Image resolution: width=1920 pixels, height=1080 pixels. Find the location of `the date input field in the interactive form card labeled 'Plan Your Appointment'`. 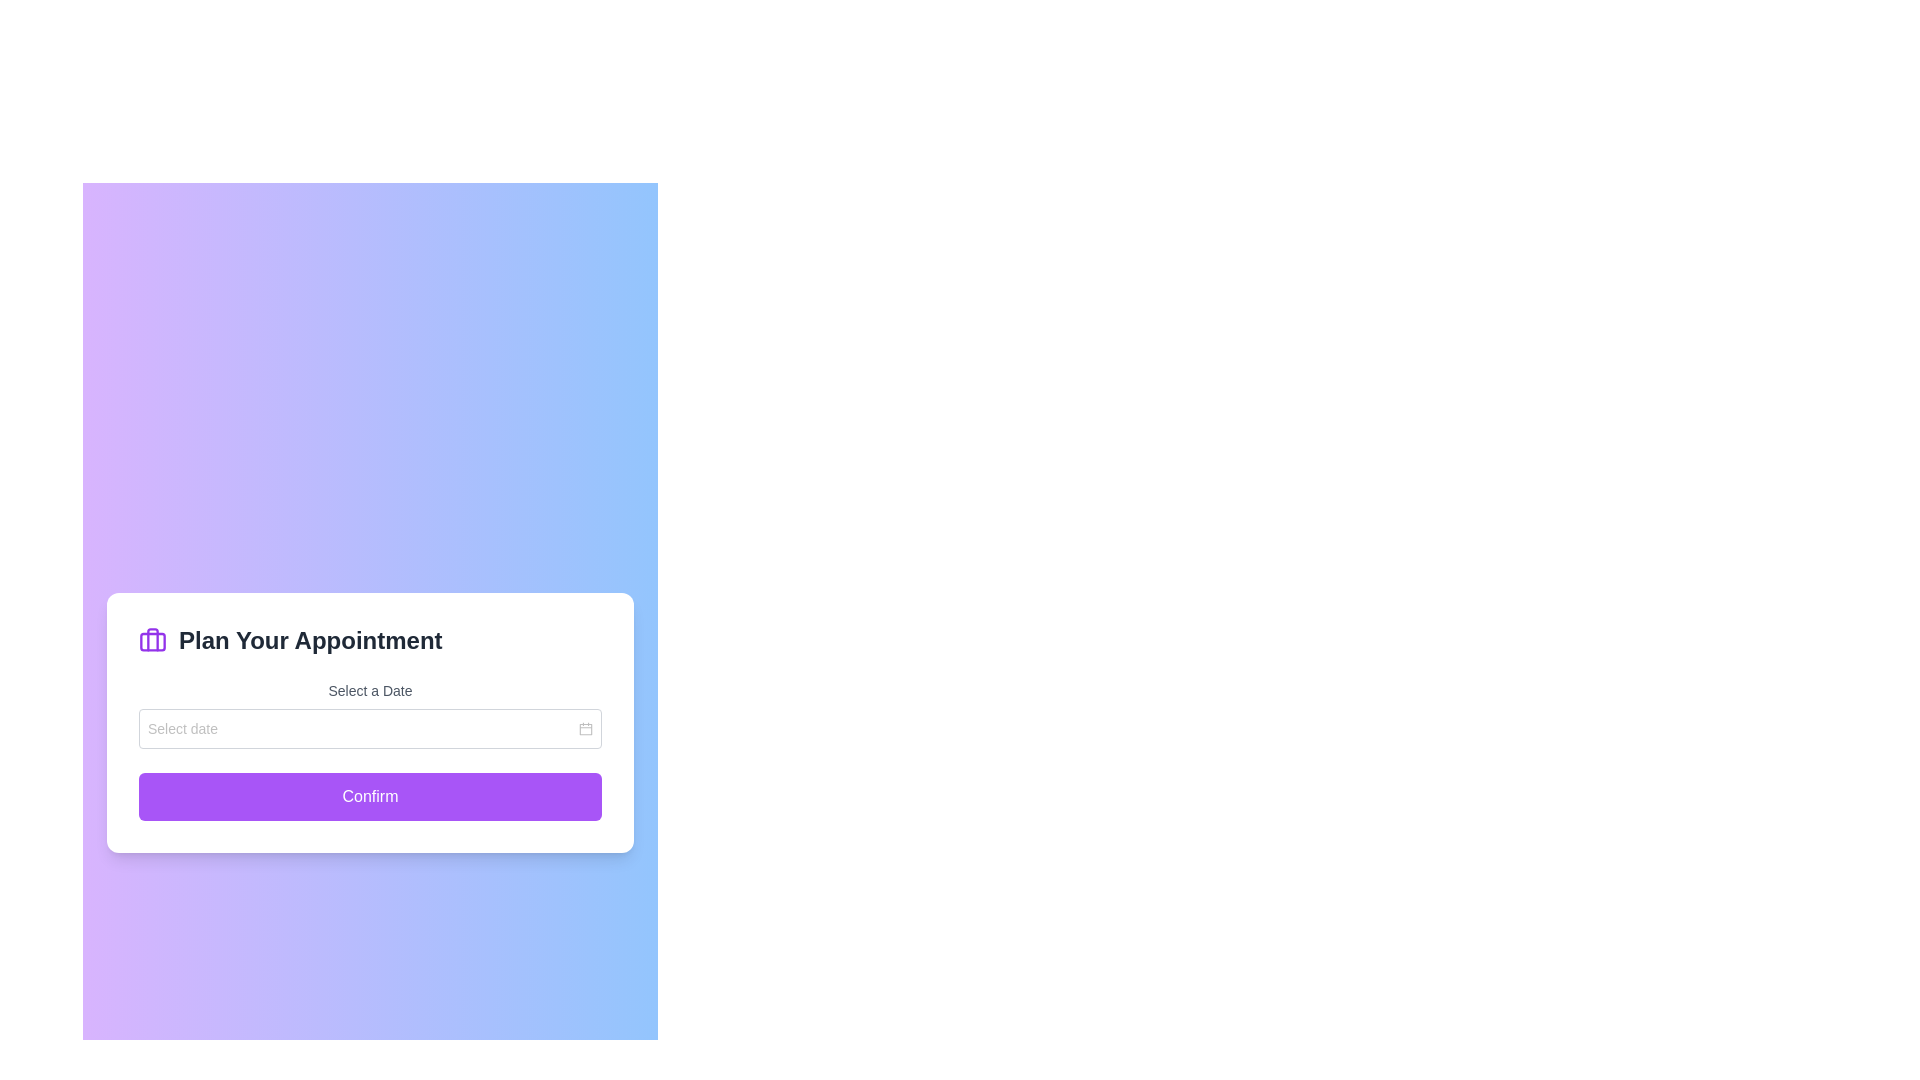

the date input field in the interactive form card labeled 'Plan Your Appointment' is located at coordinates (370, 722).